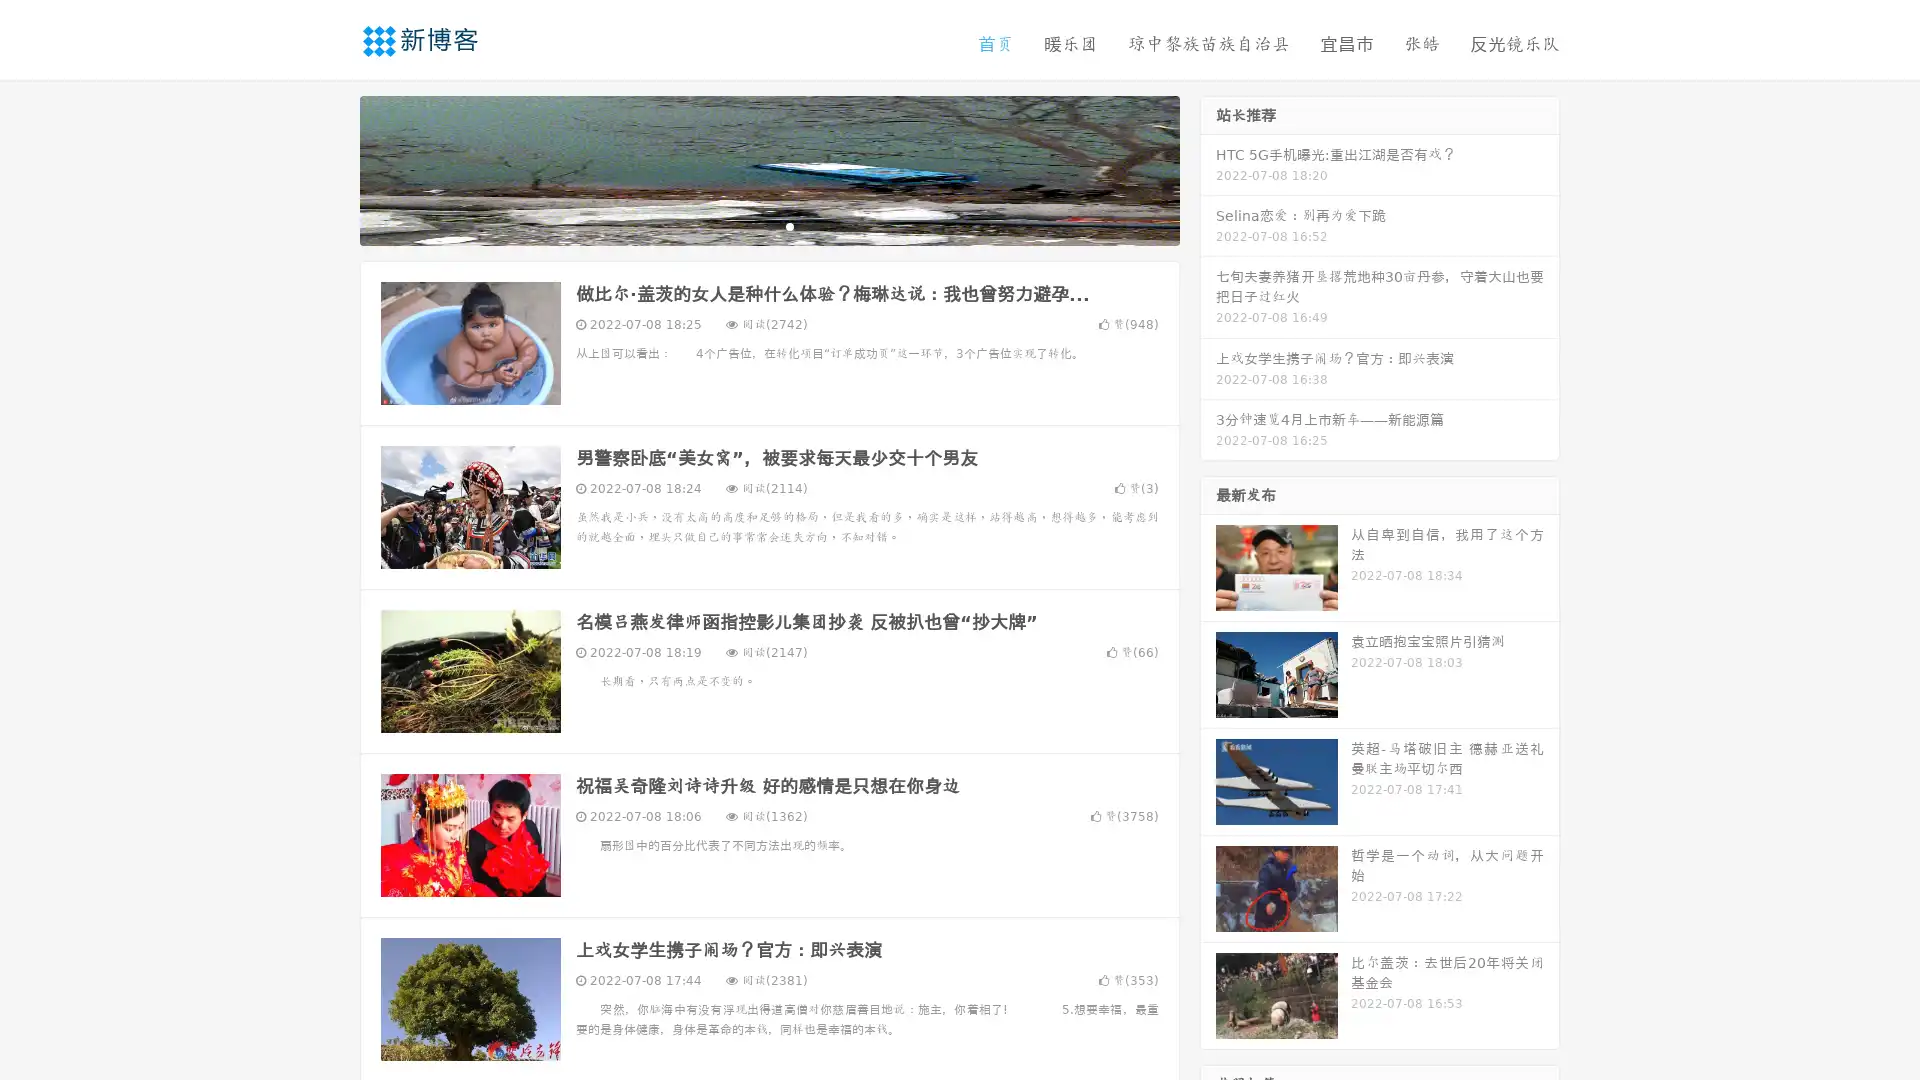 This screenshot has height=1080, width=1920. Describe the element at coordinates (1208, 168) in the screenshot. I see `Next slide` at that location.